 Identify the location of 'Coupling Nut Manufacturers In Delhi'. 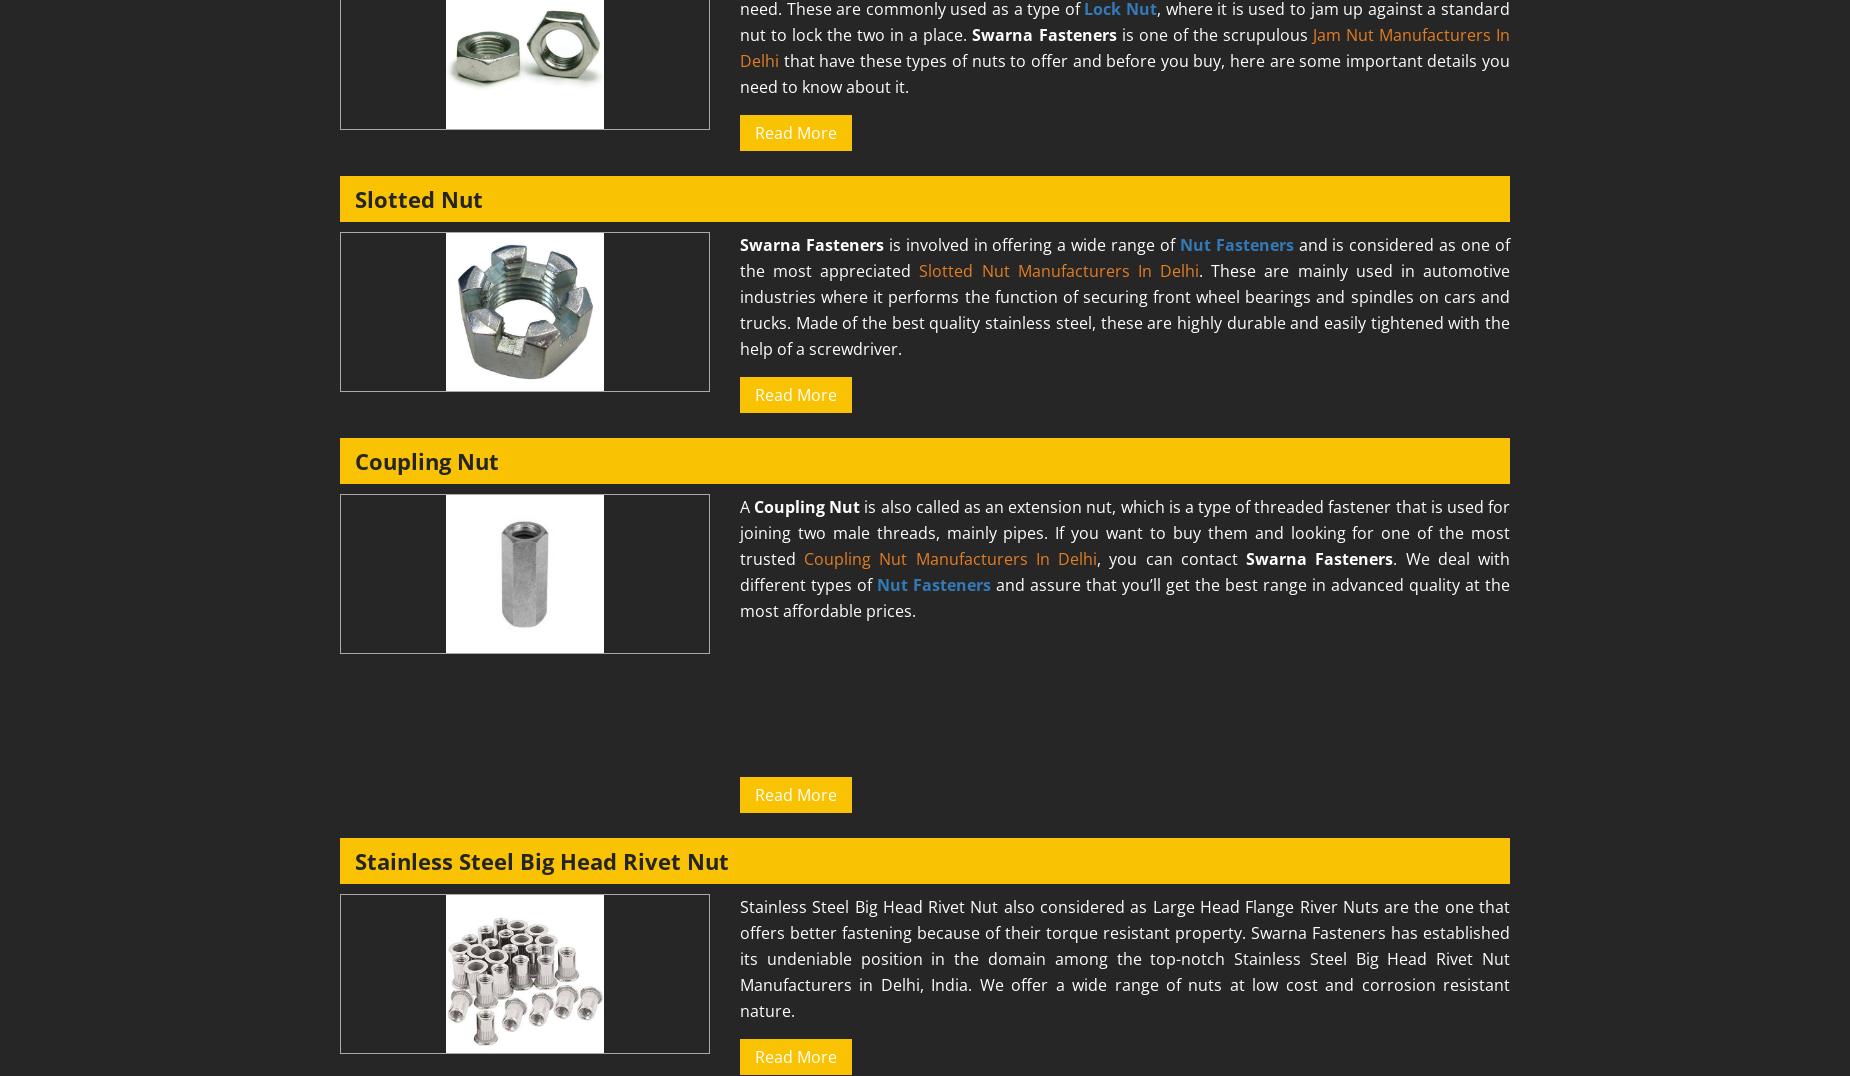
(949, 557).